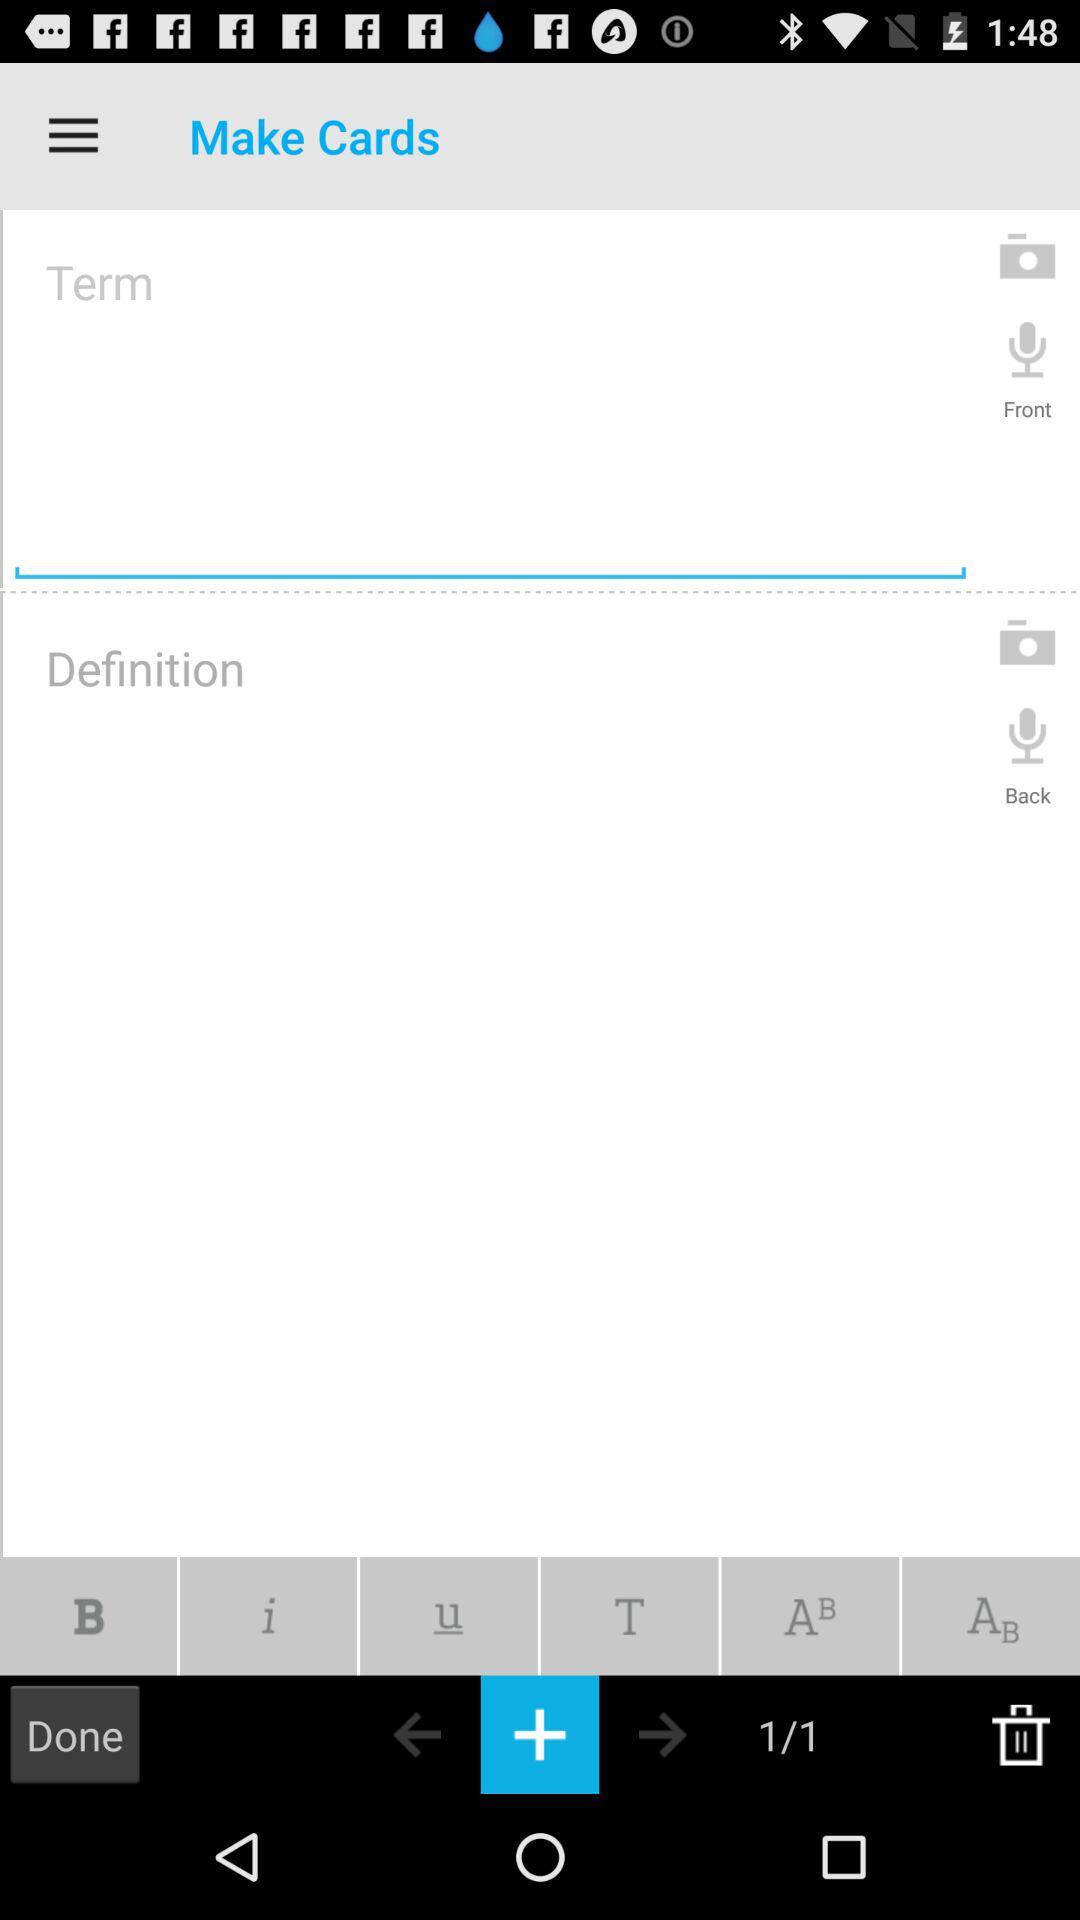  What do you see at coordinates (810, 1616) in the screenshot?
I see `ab` at bounding box center [810, 1616].